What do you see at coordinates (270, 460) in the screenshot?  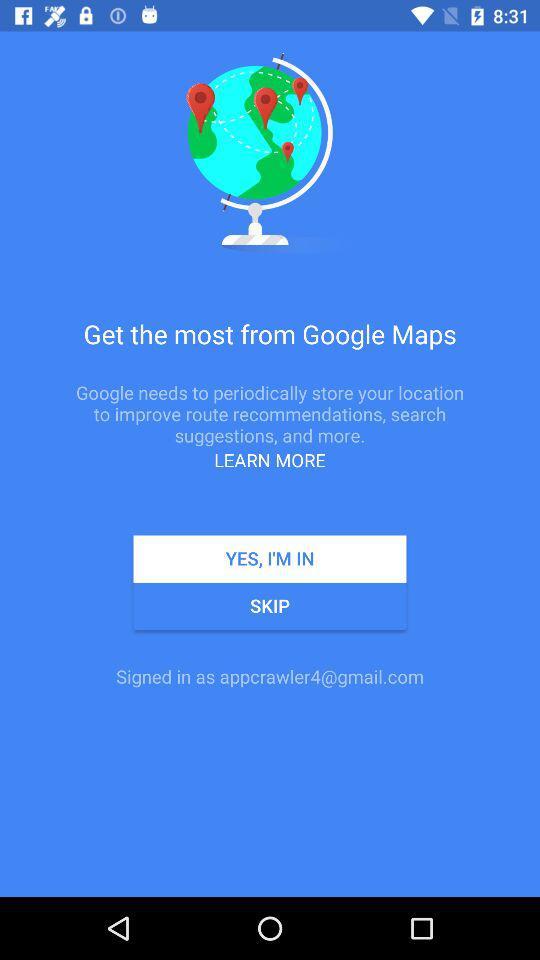 I see `learn more icon` at bounding box center [270, 460].